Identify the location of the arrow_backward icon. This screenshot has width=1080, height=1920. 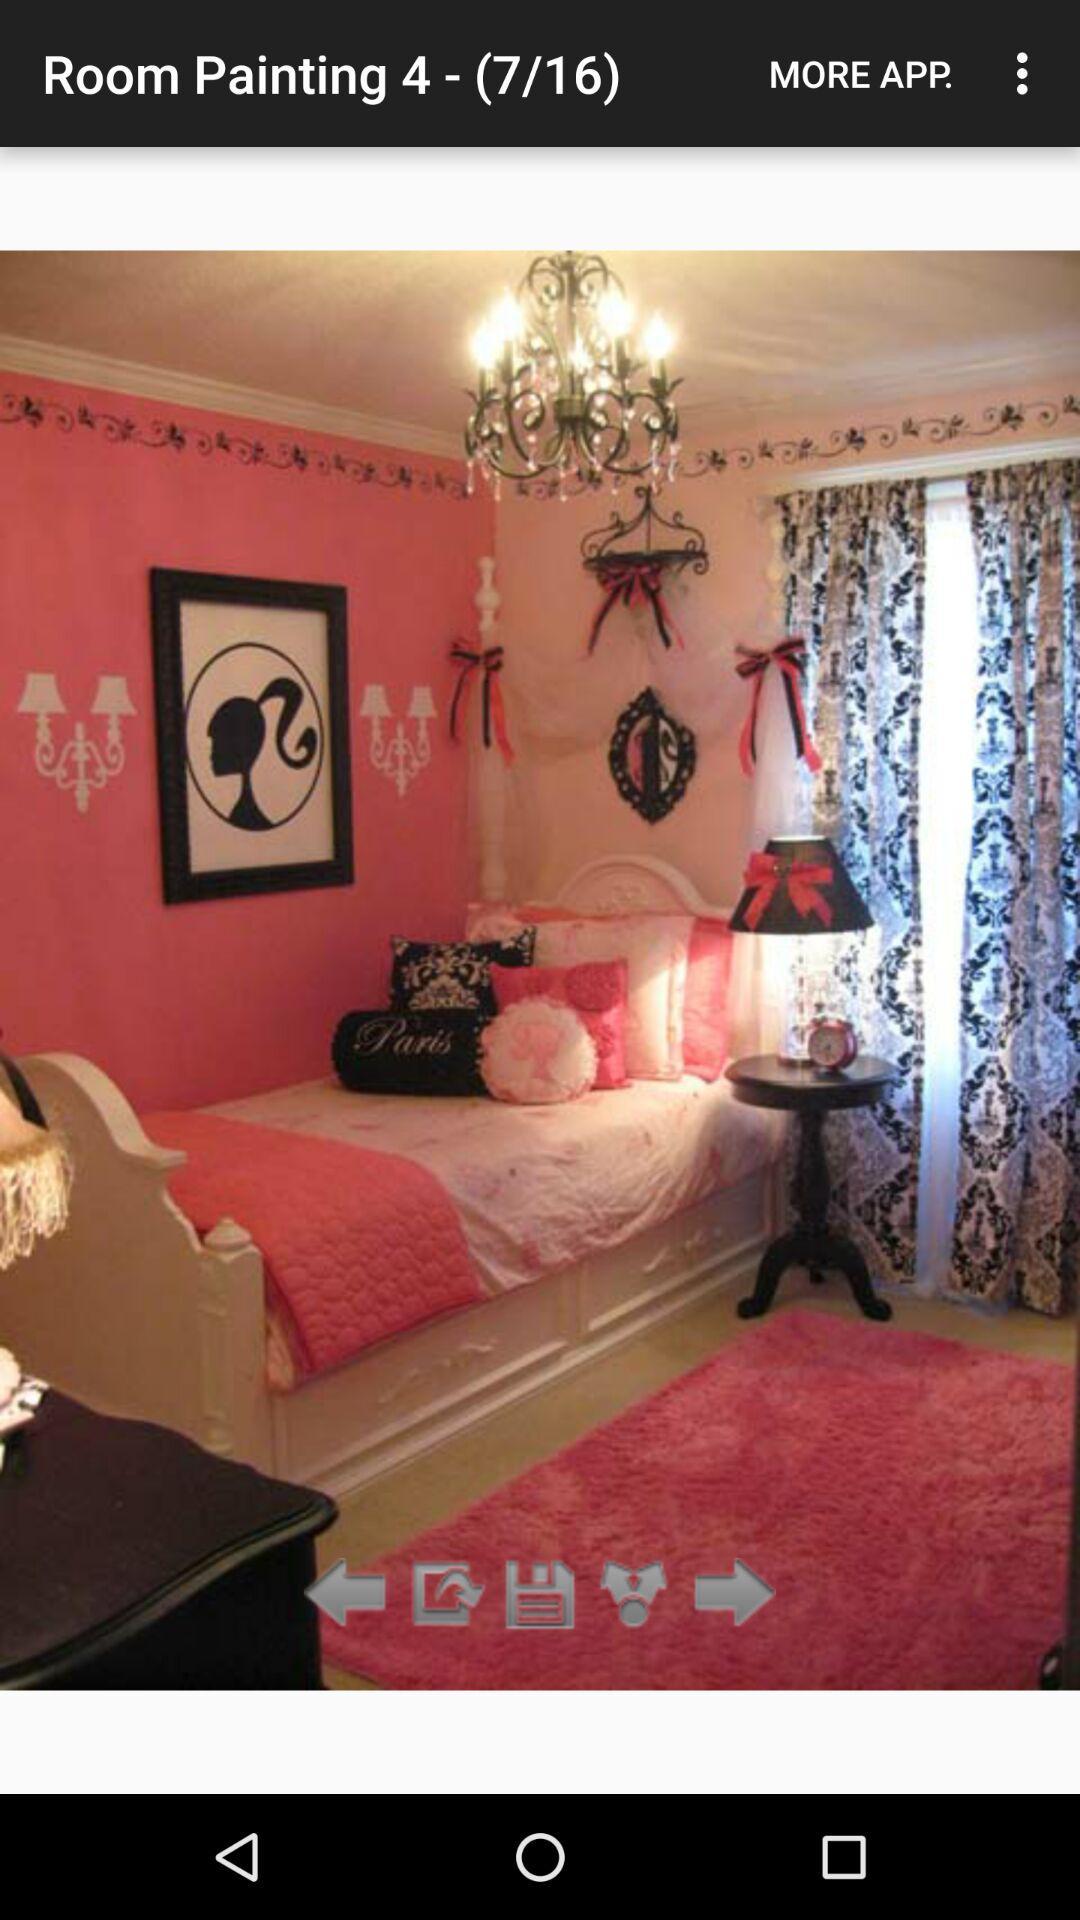
(350, 1593).